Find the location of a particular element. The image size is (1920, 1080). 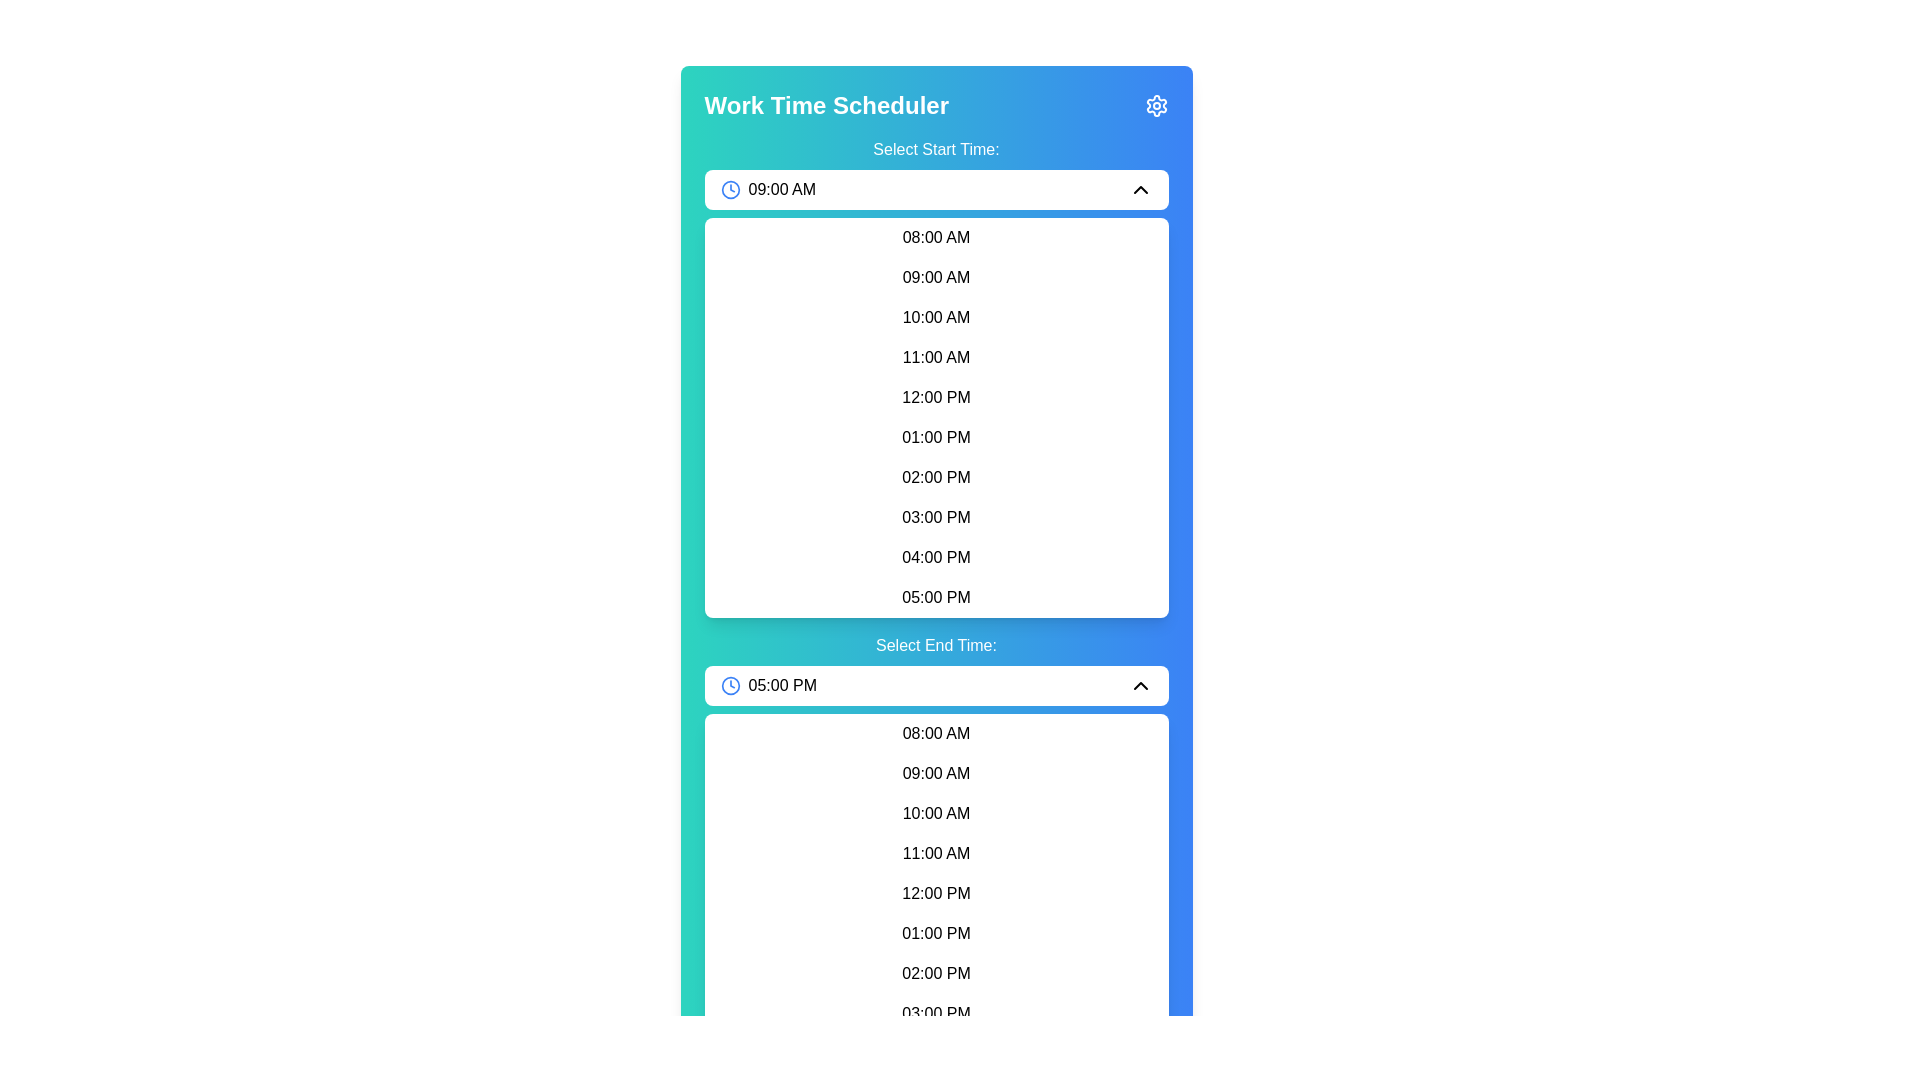

the seventh list item is located at coordinates (935, 973).